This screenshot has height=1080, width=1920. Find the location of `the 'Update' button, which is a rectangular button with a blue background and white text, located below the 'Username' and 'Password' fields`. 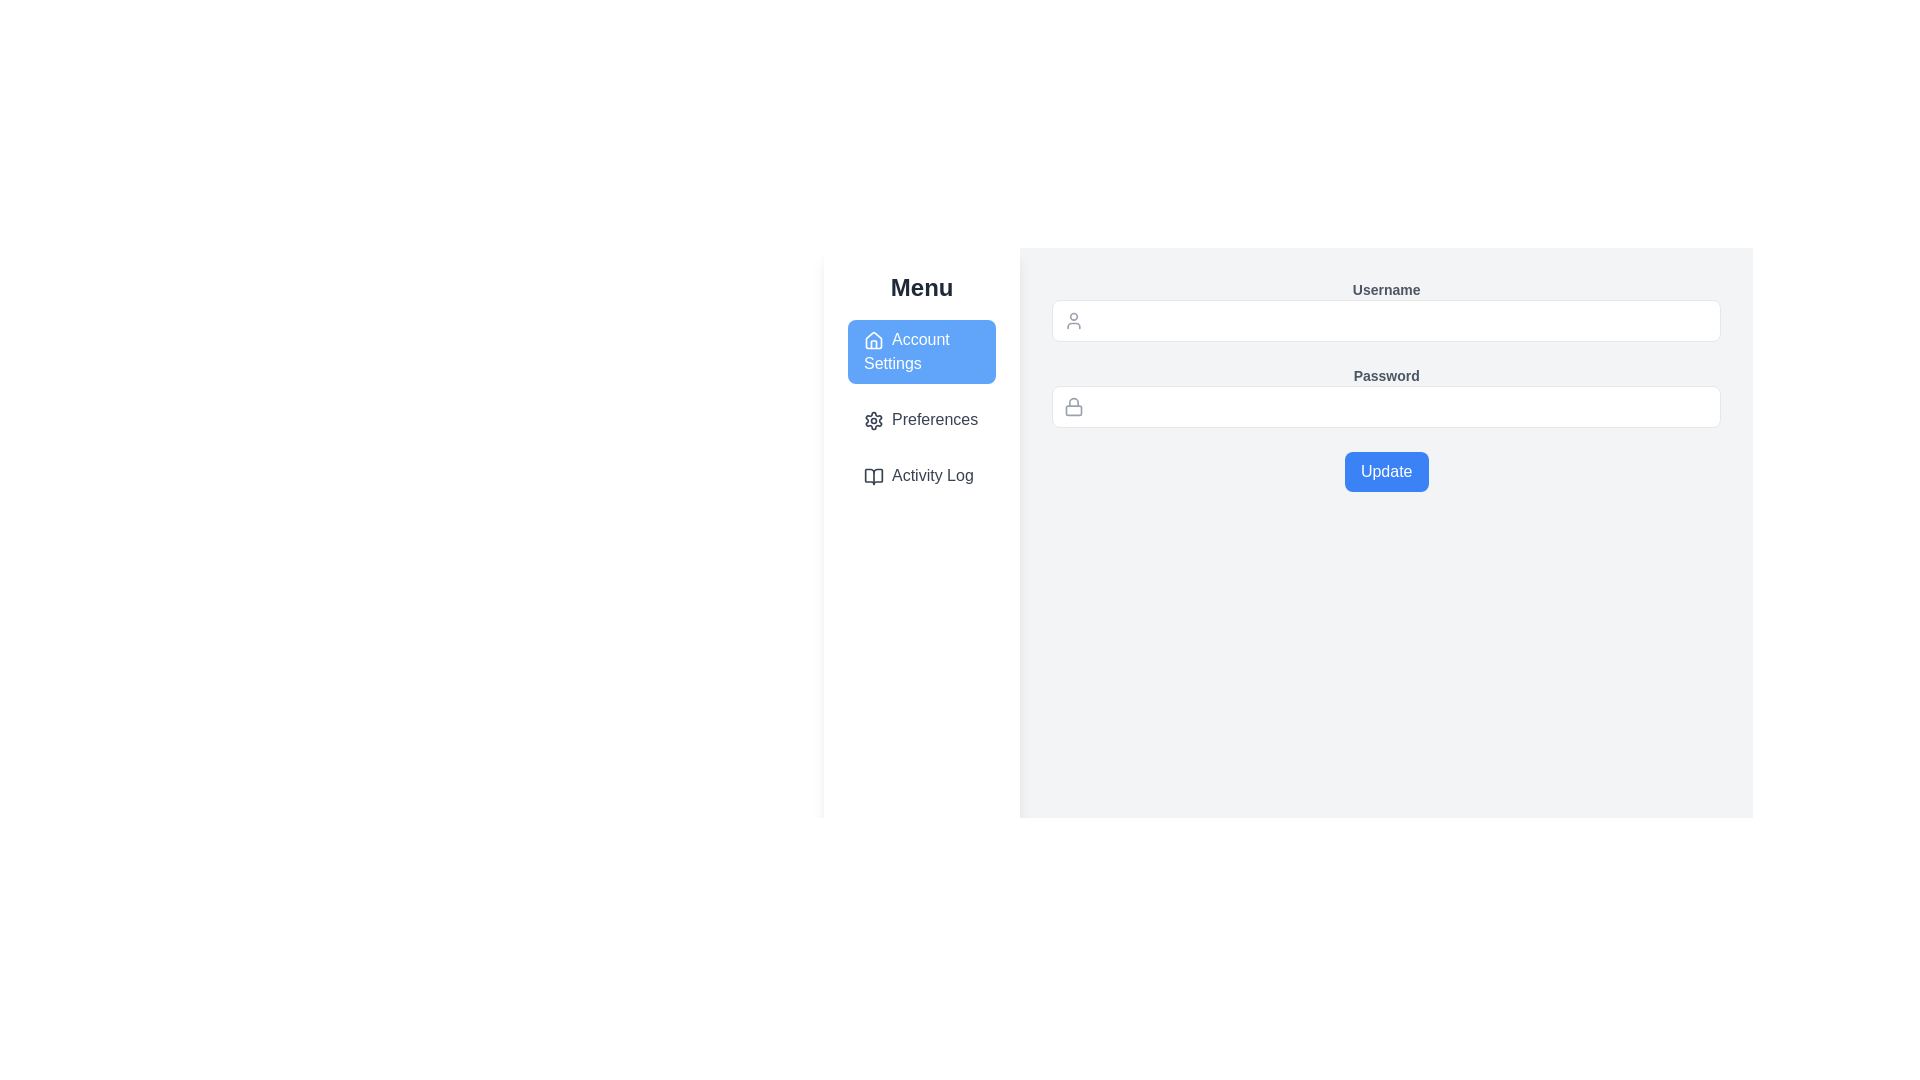

the 'Update' button, which is a rectangular button with a blue background and white text, located below the 'Username' and 'Password' fields is located at coordinates (1385, 471).